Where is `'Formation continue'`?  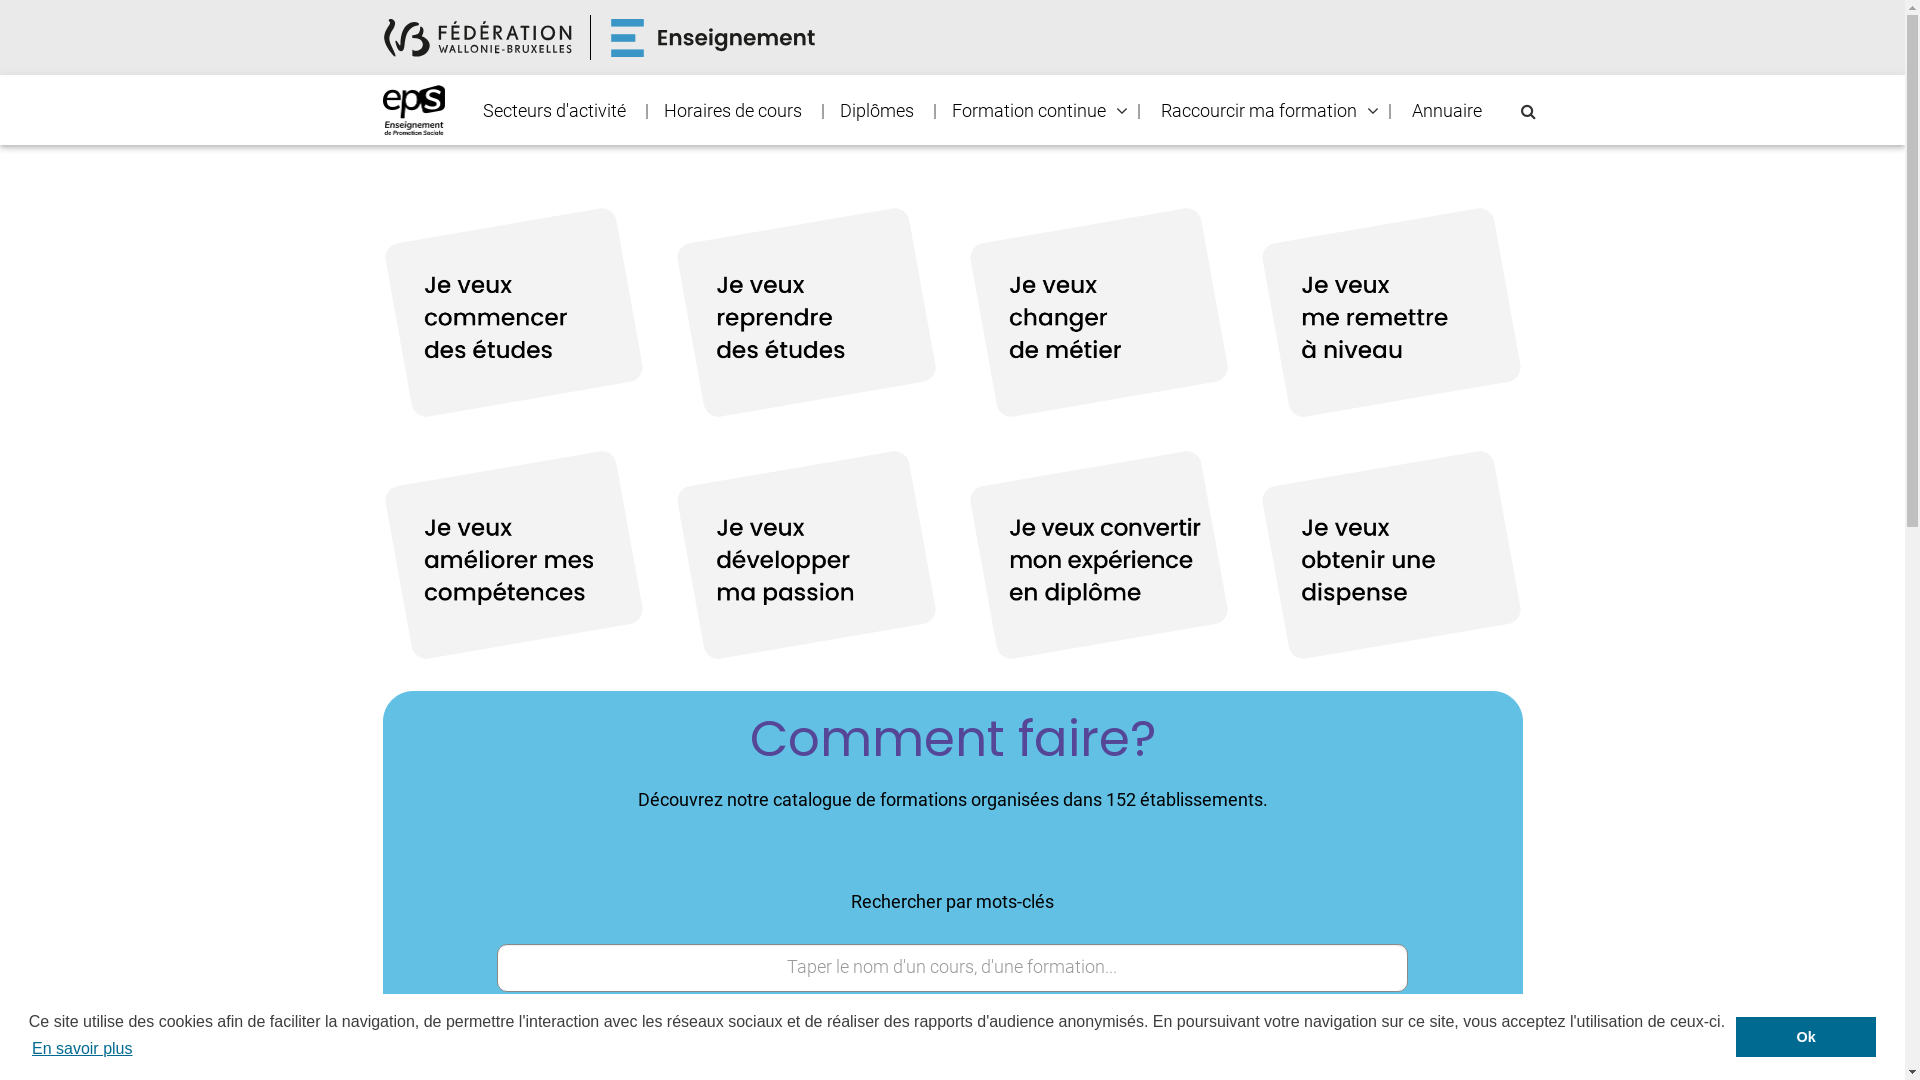 'Formation continue' is located at coordinates (1027, 111).